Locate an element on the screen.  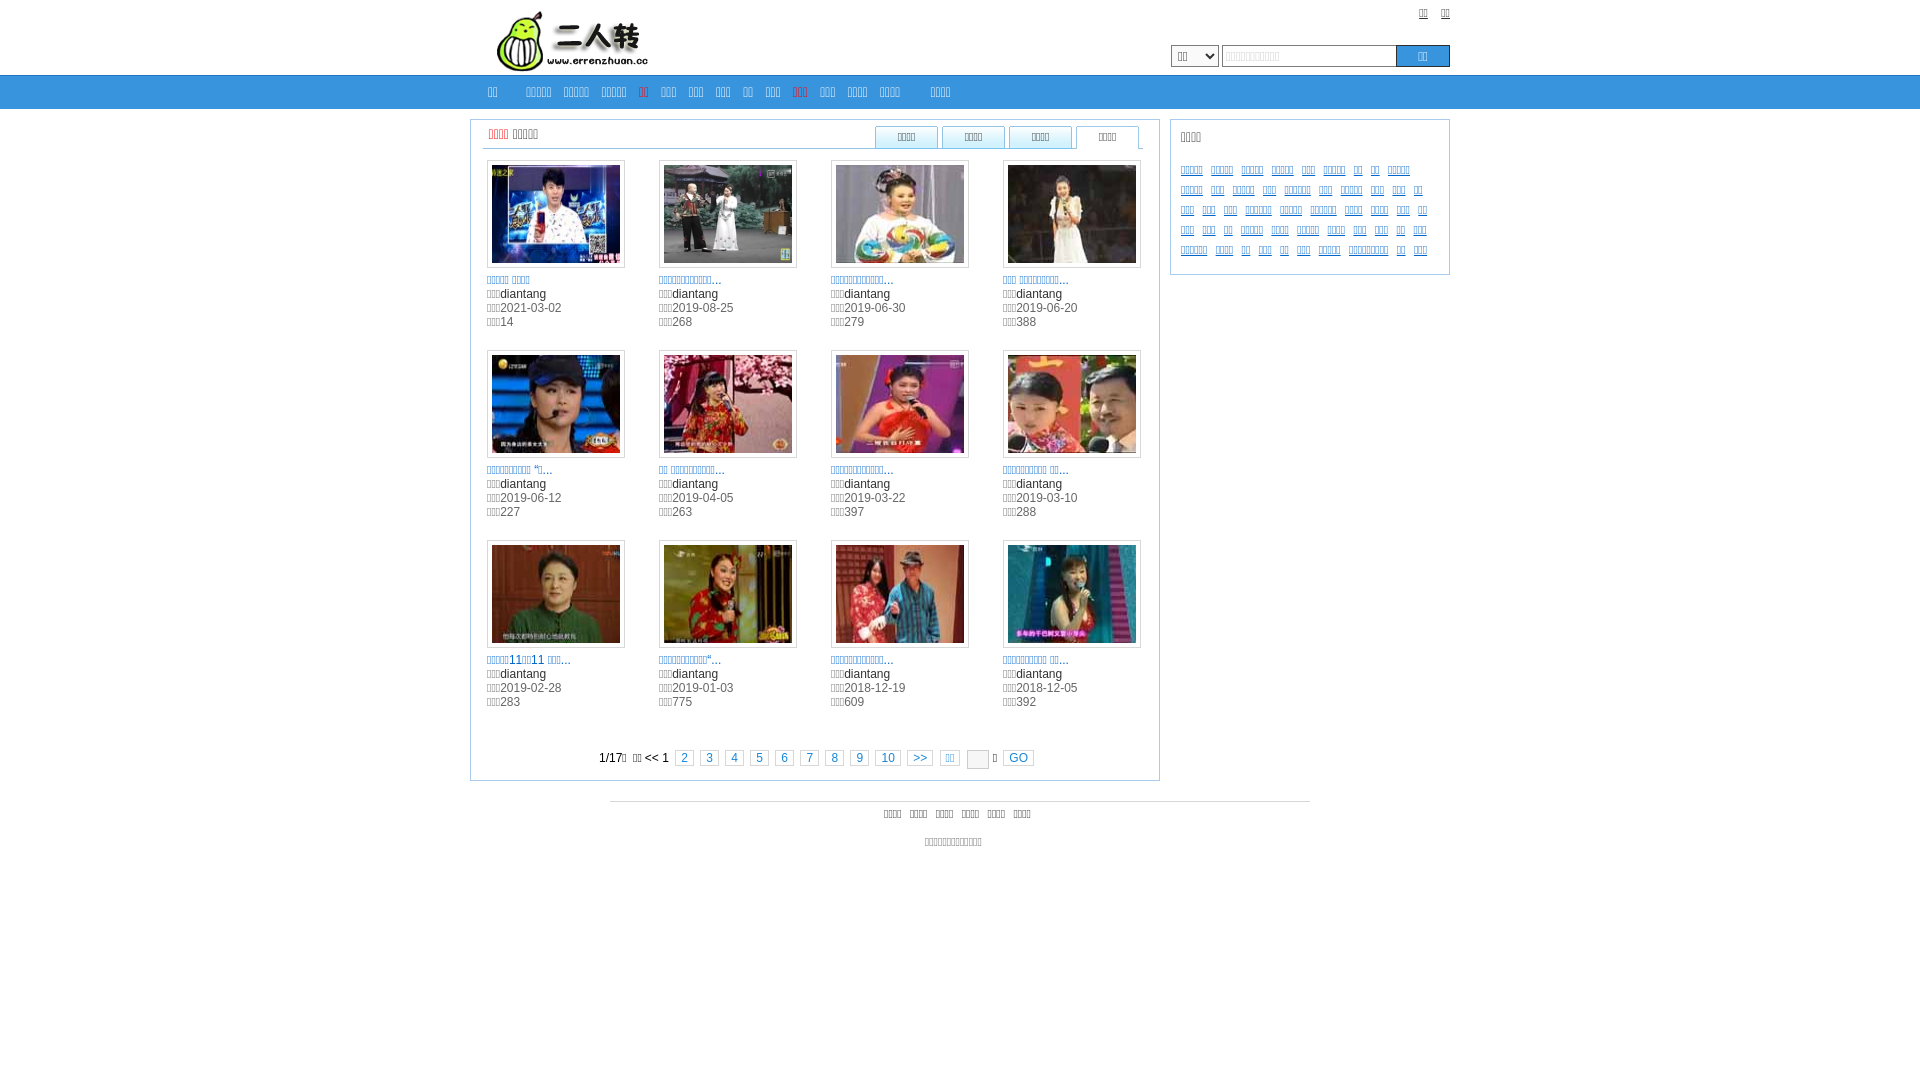
'7' is located at coordinates (809, 758).